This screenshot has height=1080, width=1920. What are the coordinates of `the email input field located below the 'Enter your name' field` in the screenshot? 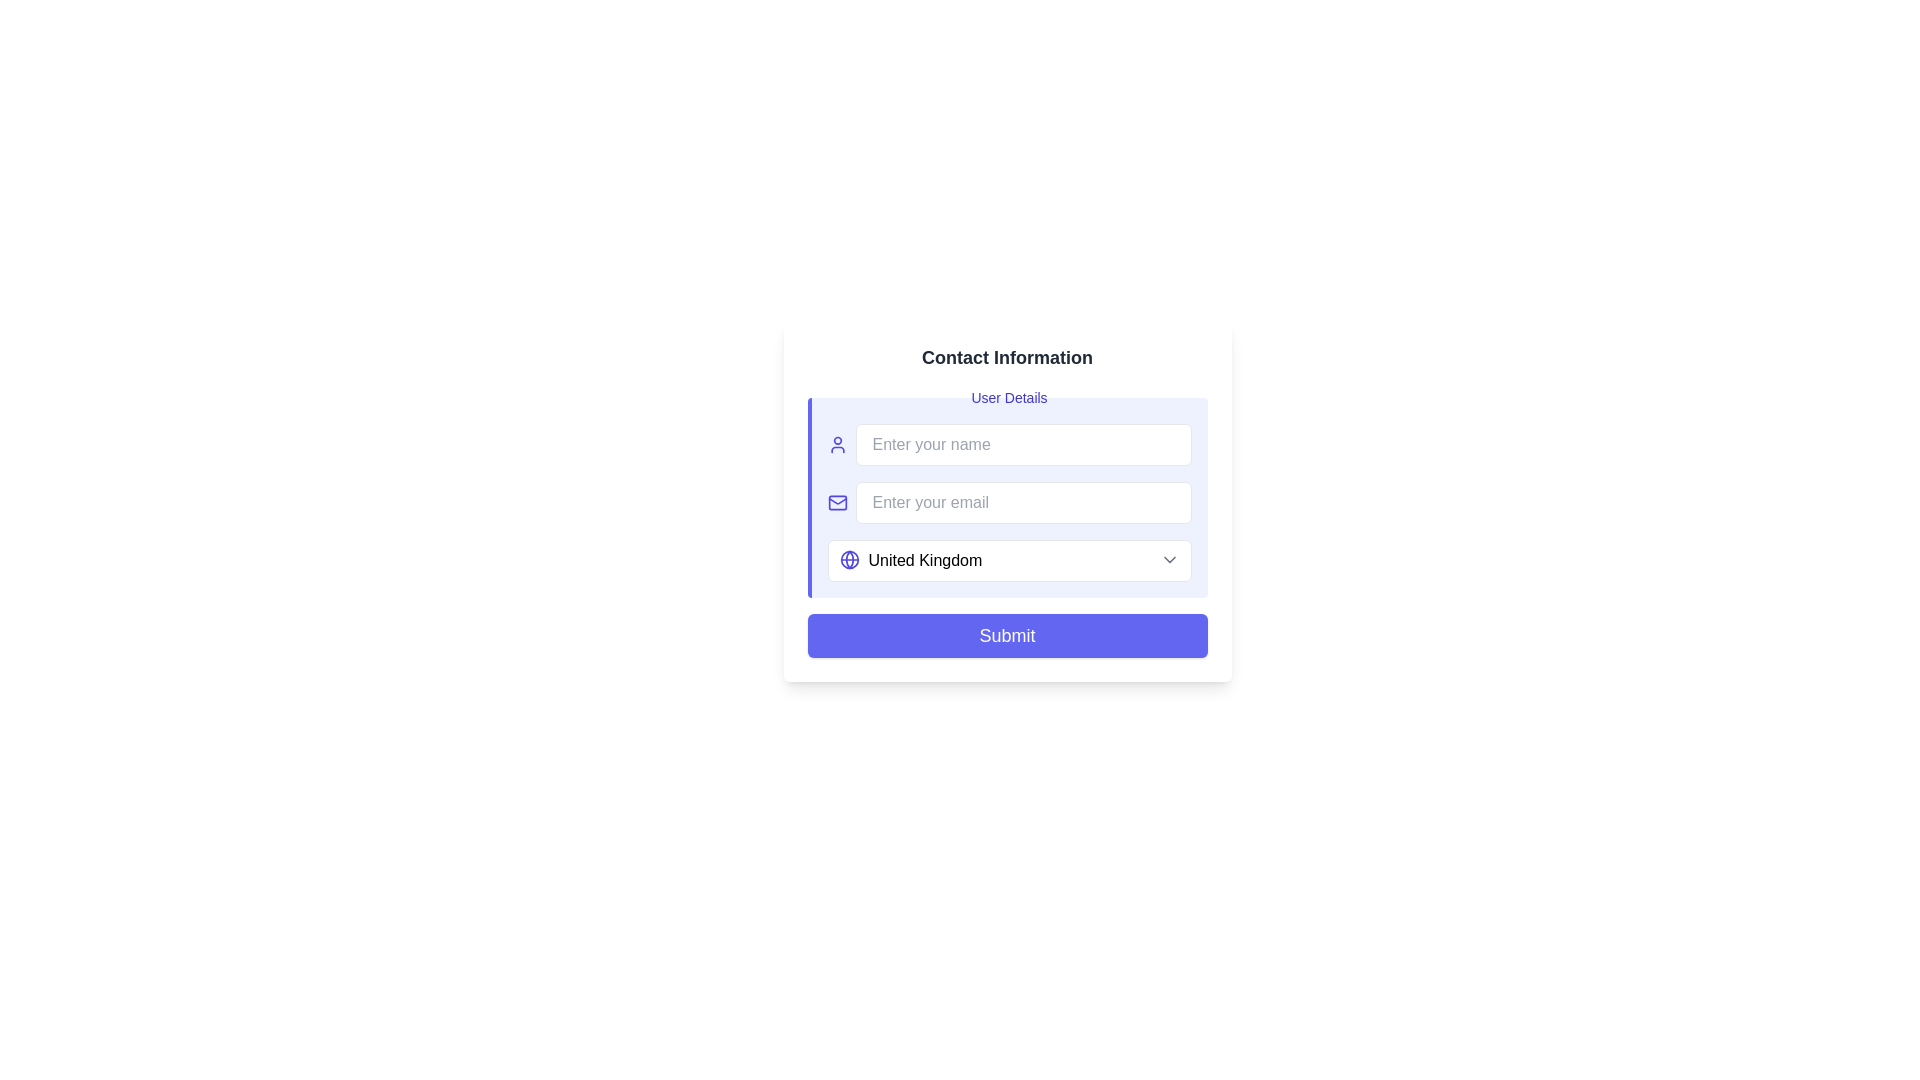 It's located at (1009, 501).